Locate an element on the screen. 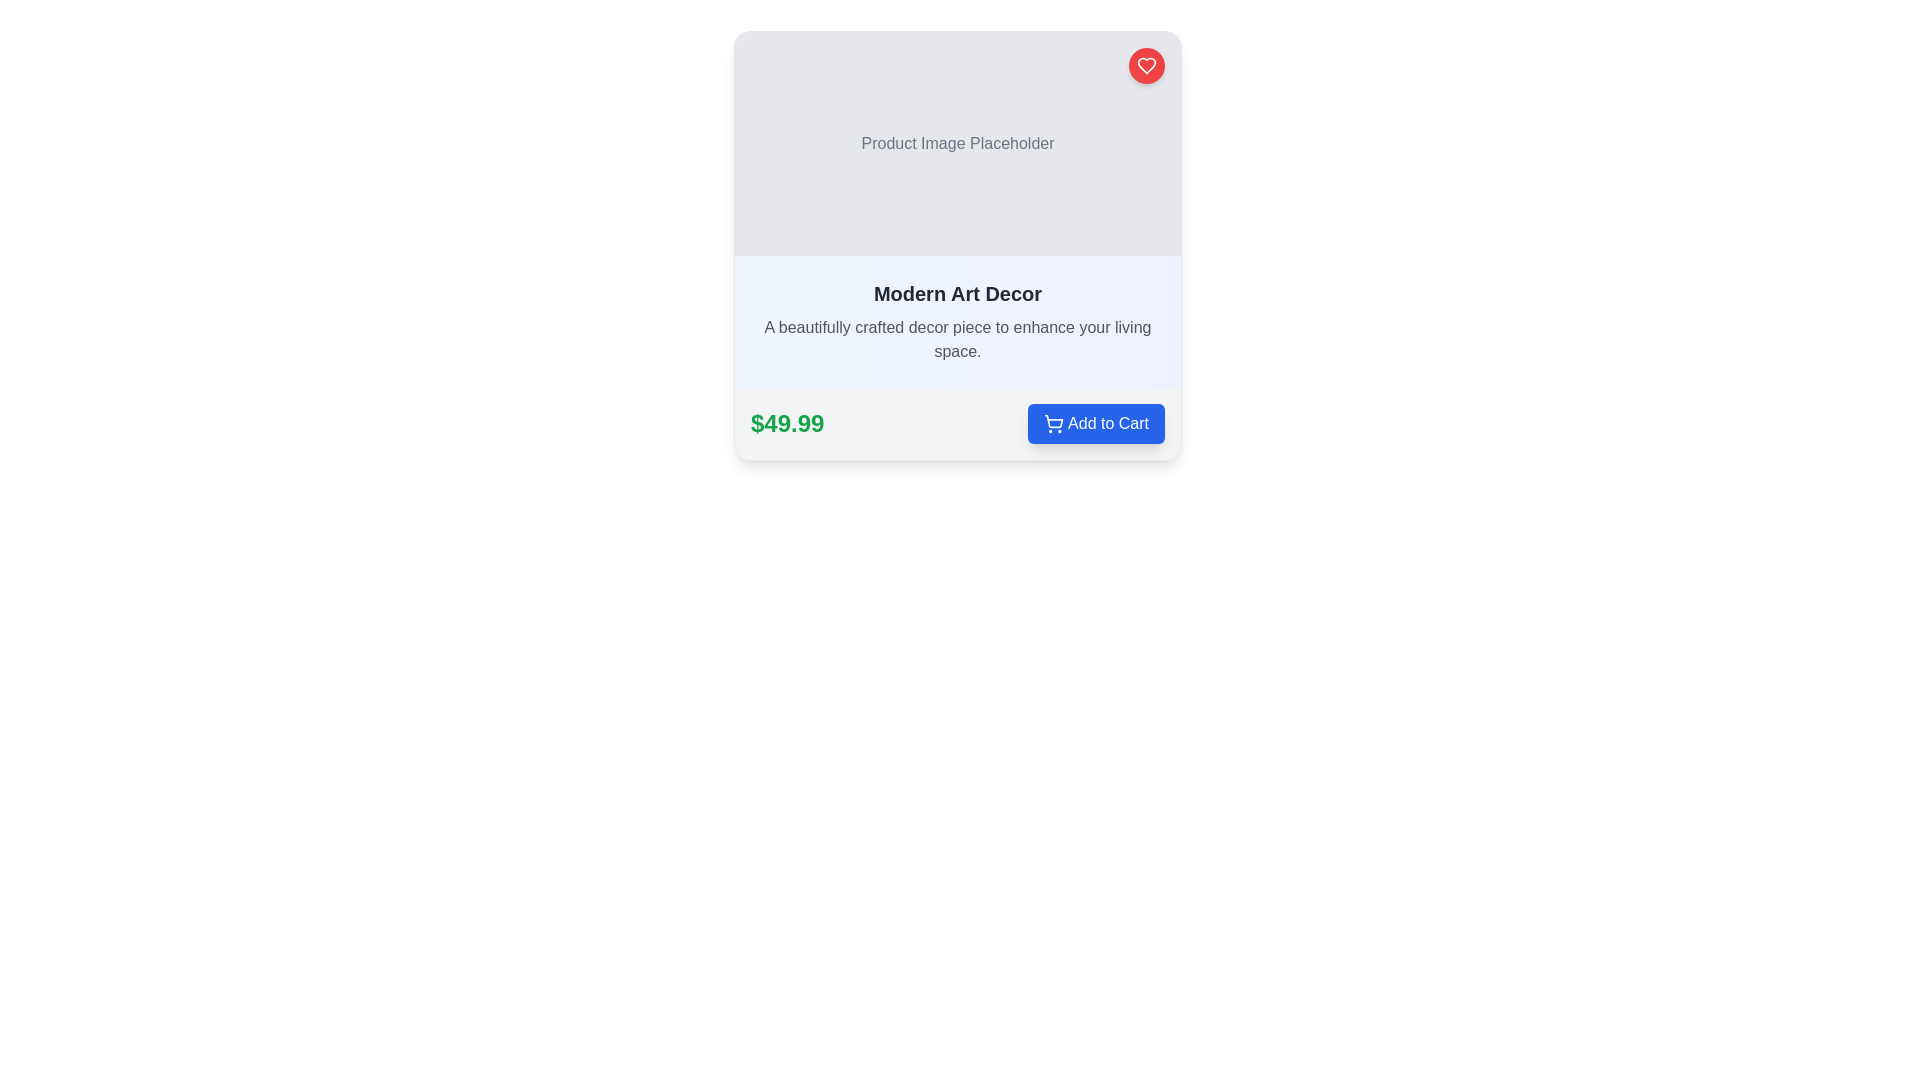  text label 'Modern Art Decor', which is a bold black text displayed prominently at the top of the UI card section is located at coordinates (957, 293).